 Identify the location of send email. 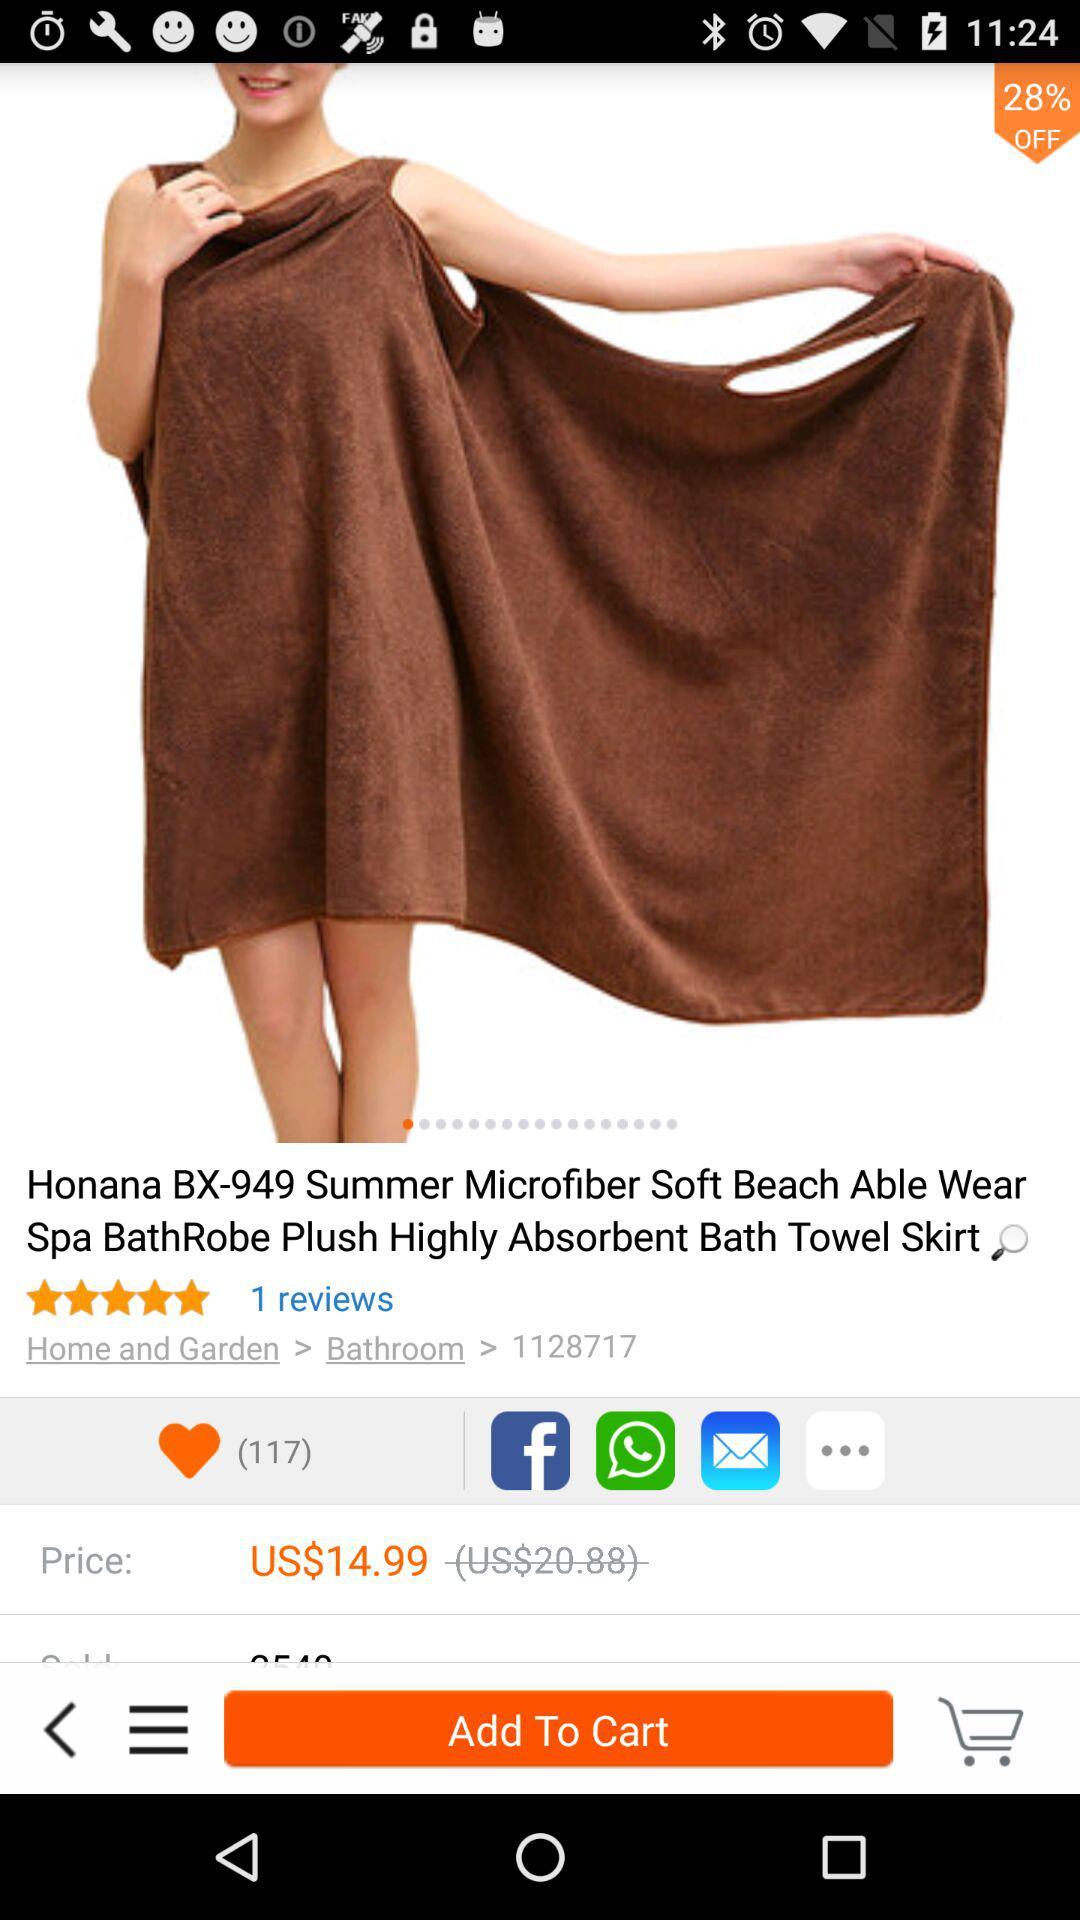
(740, 1450).